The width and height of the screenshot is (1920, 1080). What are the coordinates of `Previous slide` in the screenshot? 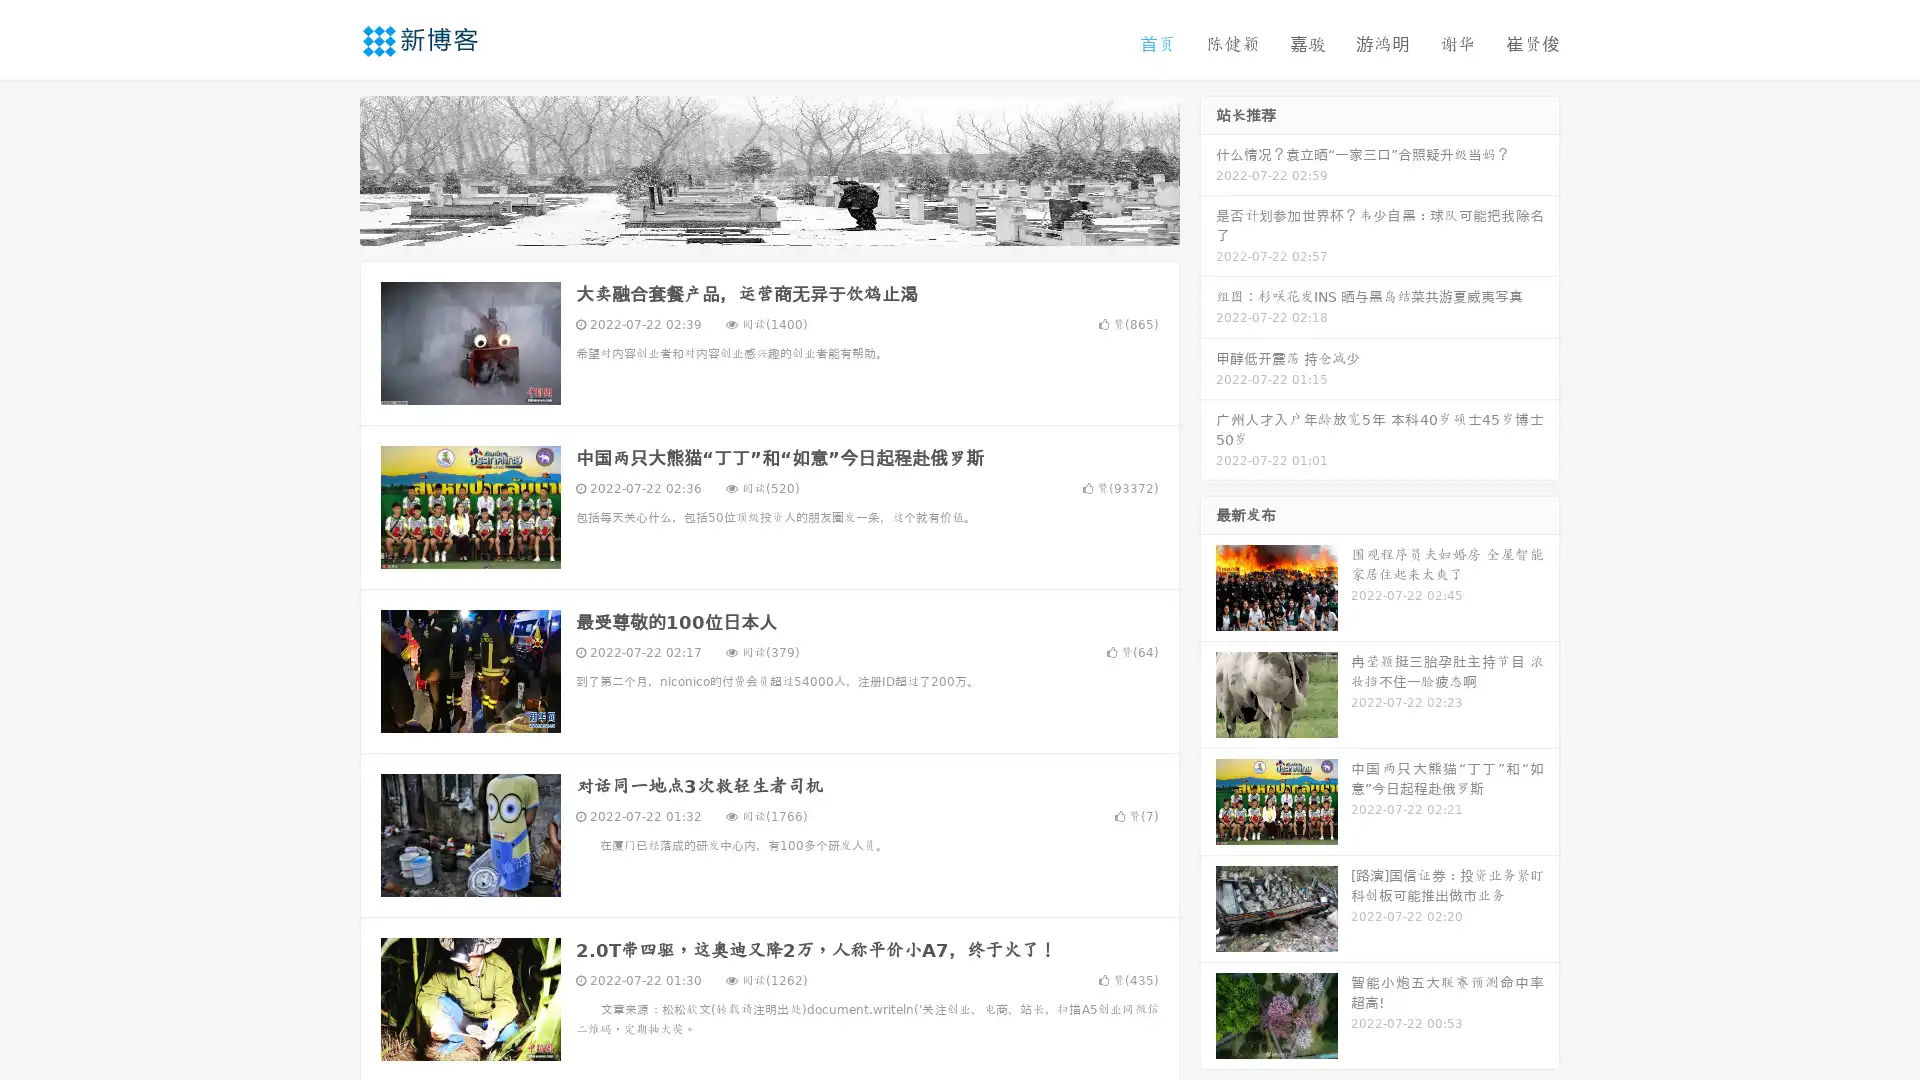 It's located at (330, 168).